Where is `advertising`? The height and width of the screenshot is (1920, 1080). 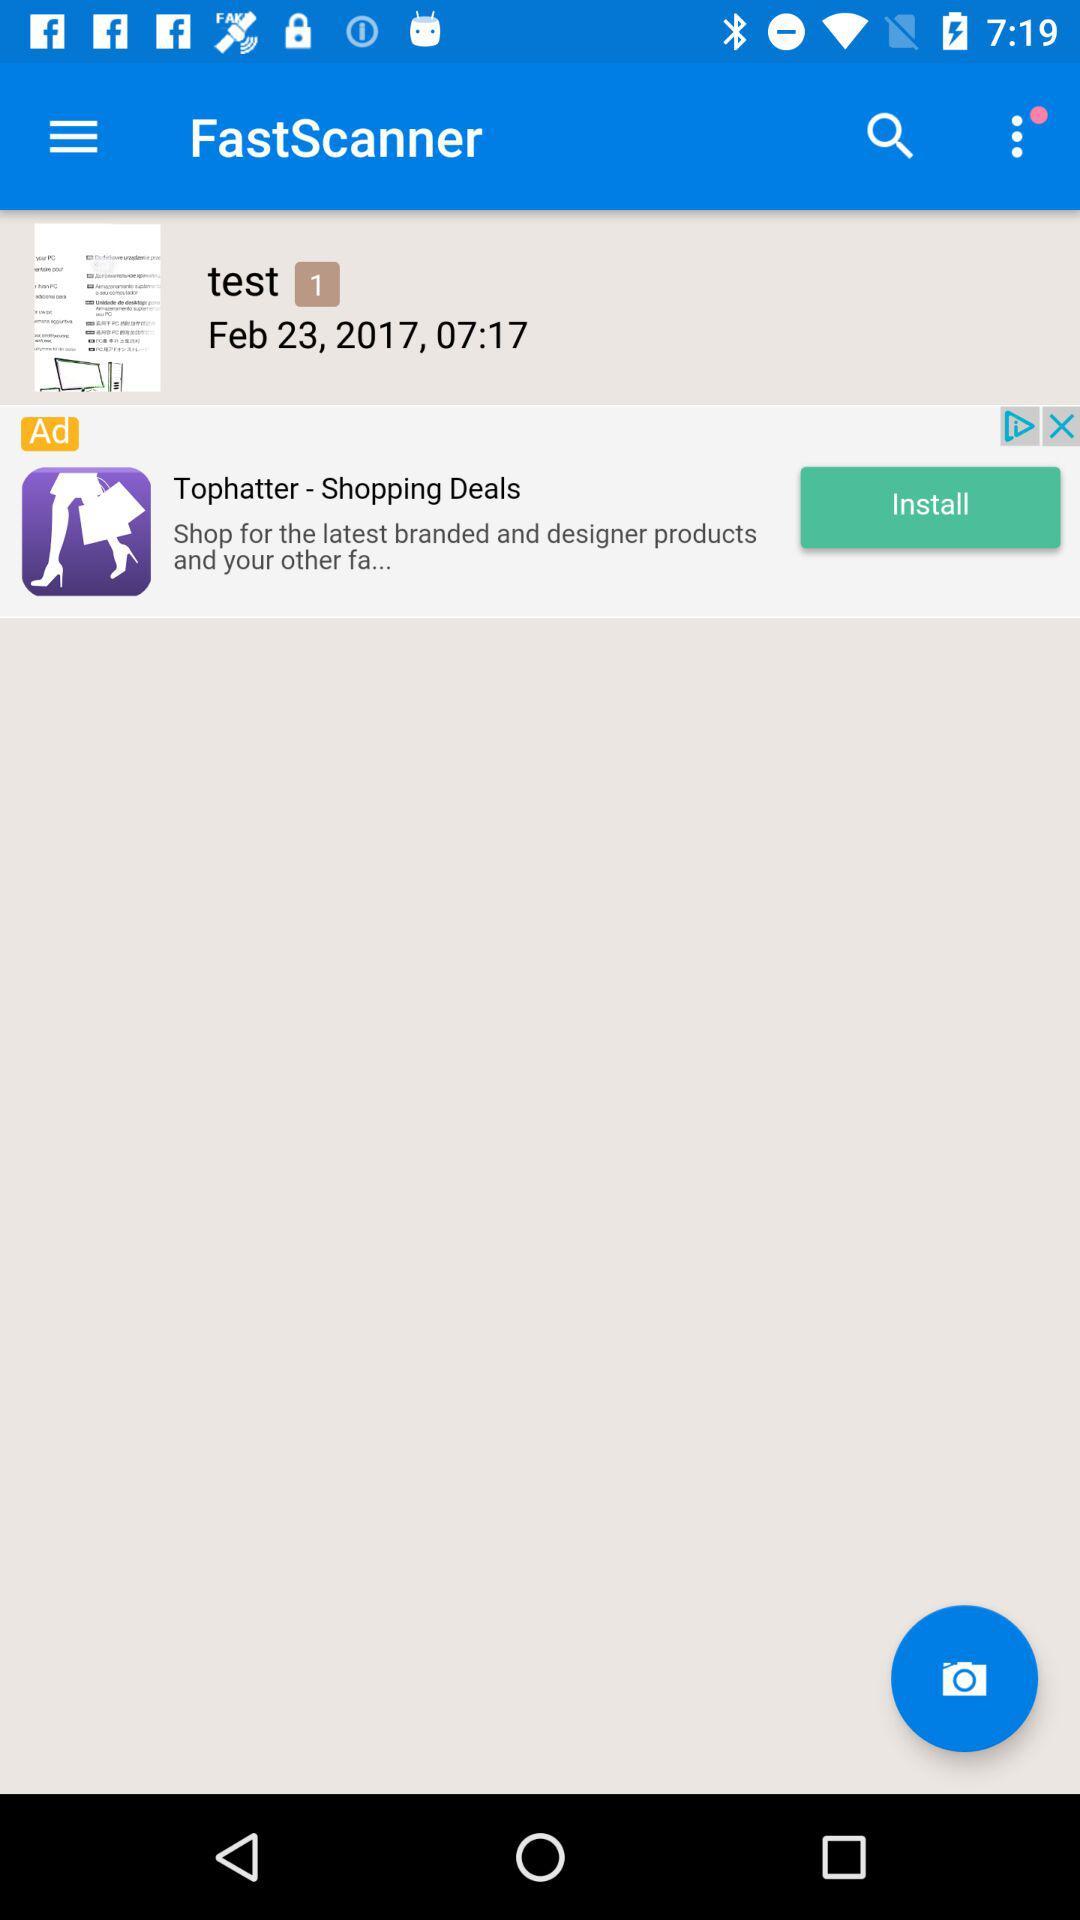 advertising is located at coordinates (540, 511).